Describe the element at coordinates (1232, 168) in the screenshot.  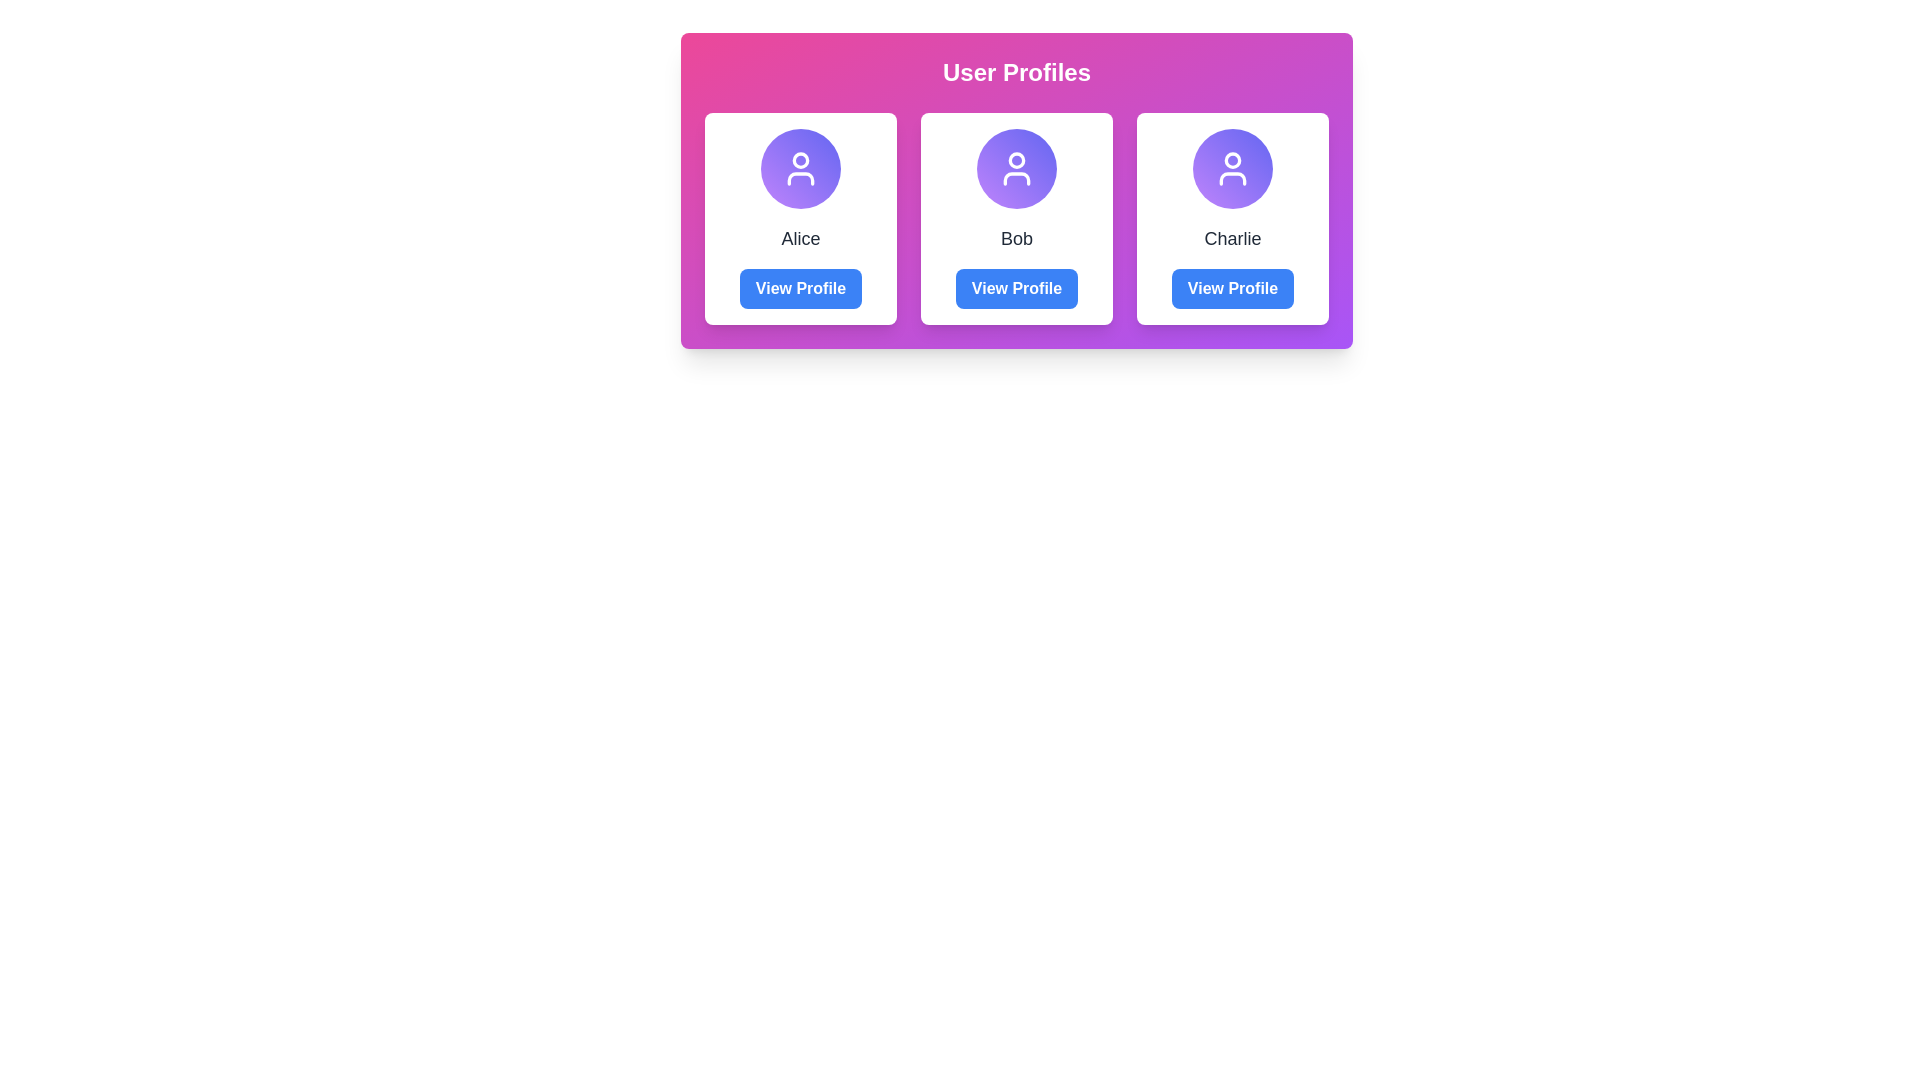
I see `the Avatar Icon representing the user Charlie in the User Profiles section` at that location.